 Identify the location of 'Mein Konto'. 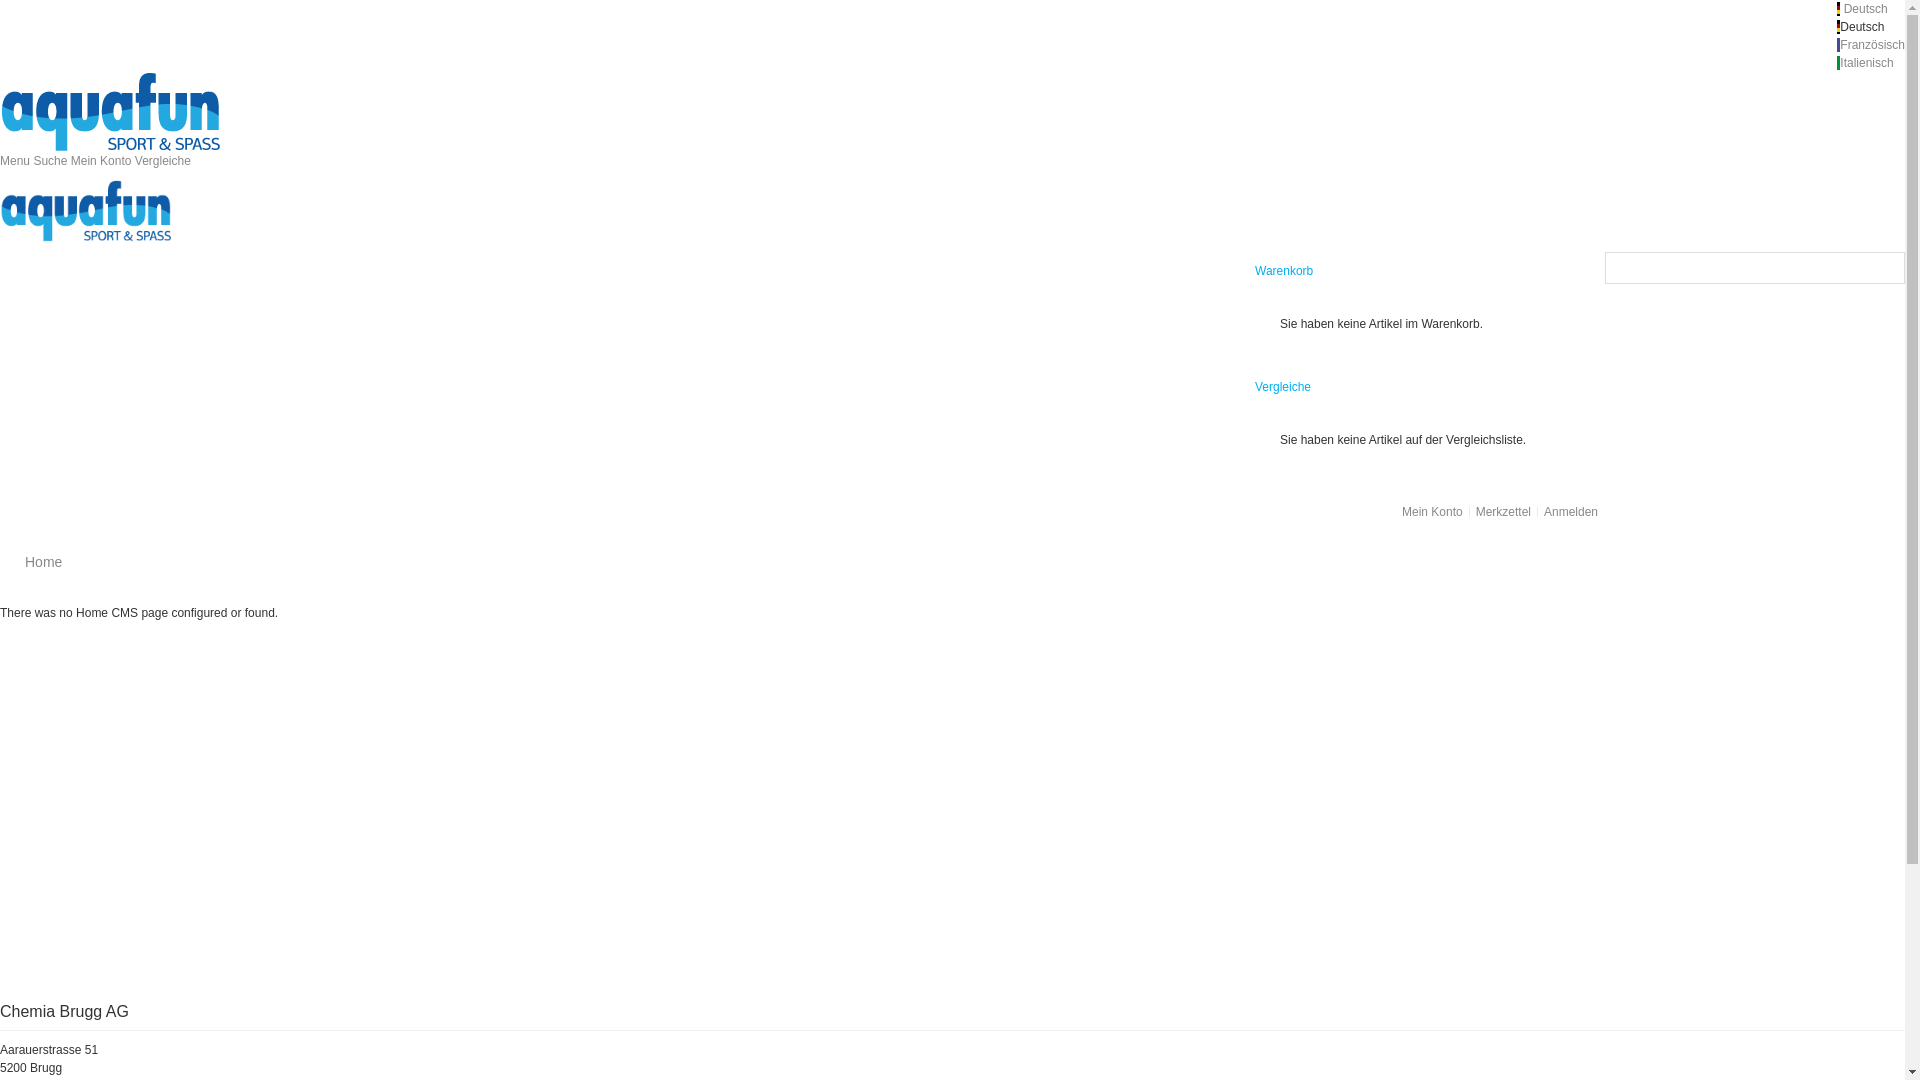
(1431, 511).